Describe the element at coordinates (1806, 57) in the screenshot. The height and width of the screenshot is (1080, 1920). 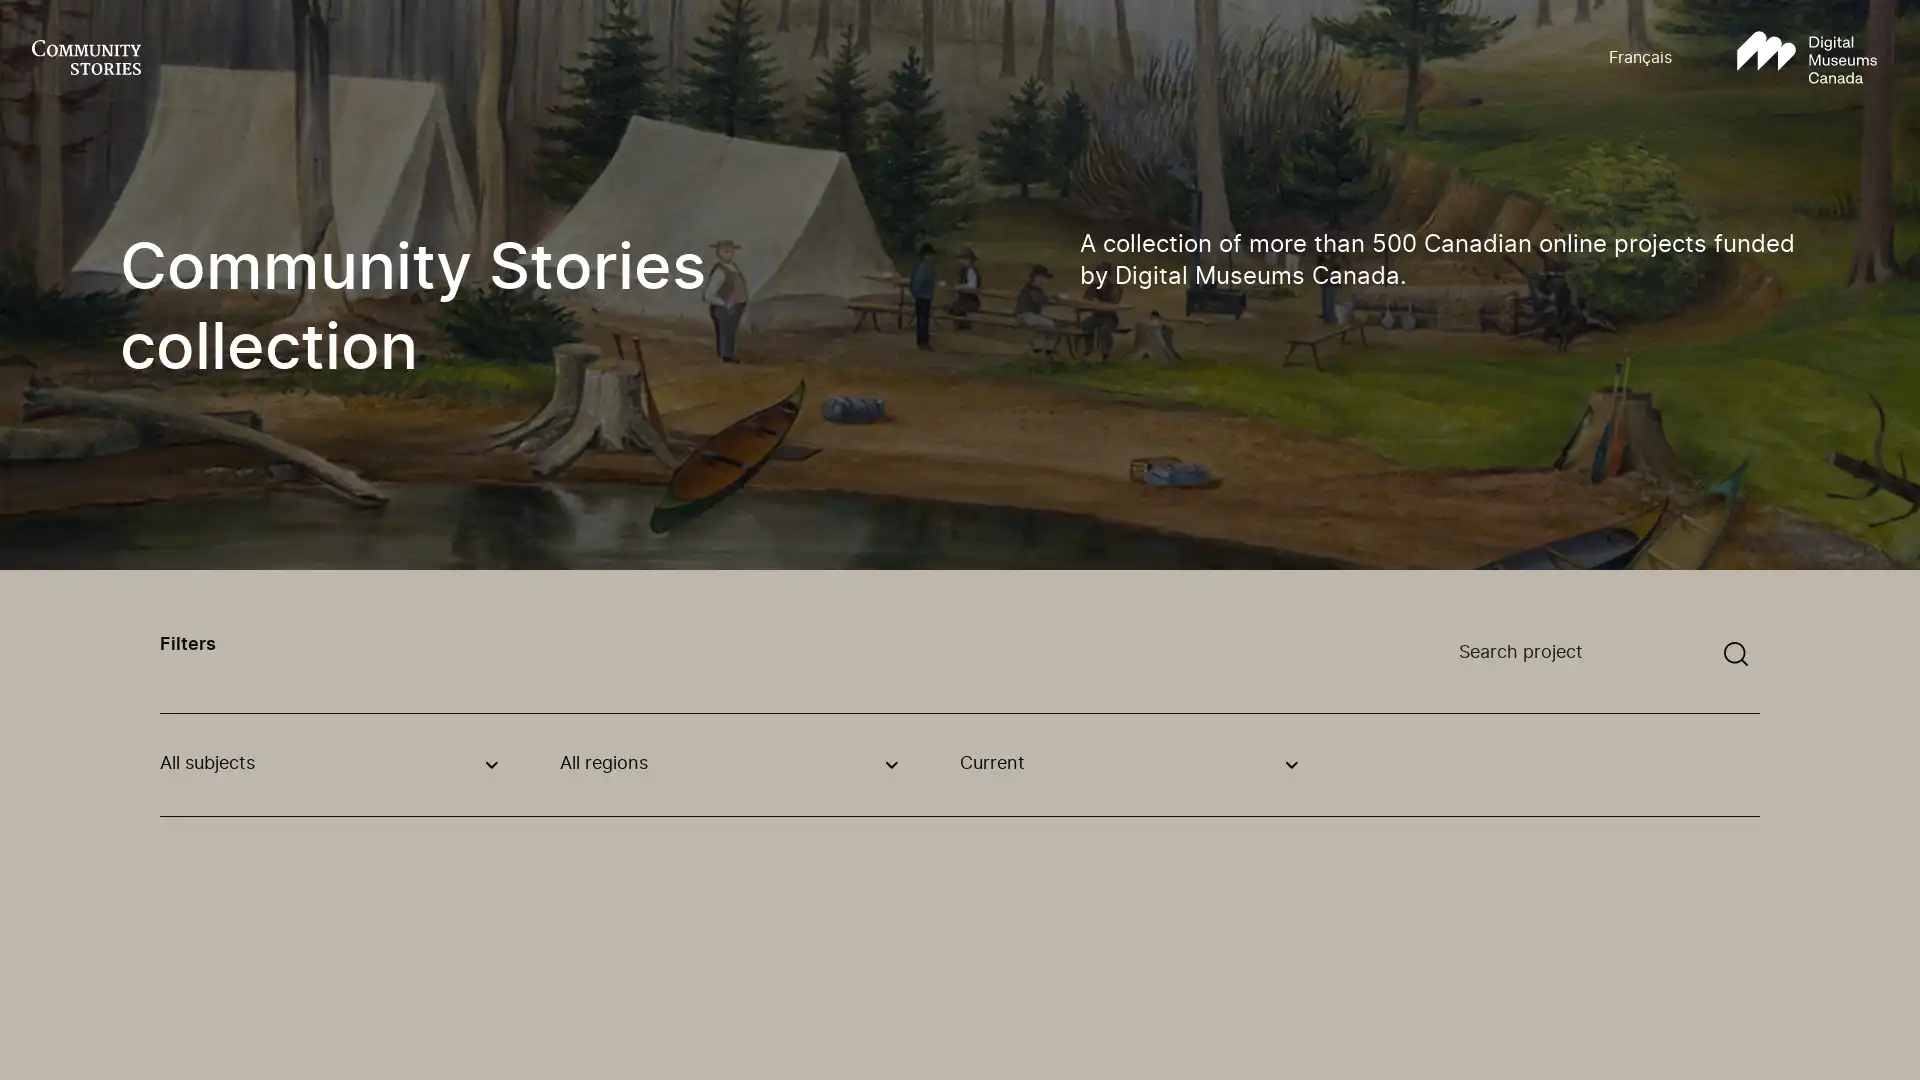
I see `Go to Digital Museums Canada website` at that location.